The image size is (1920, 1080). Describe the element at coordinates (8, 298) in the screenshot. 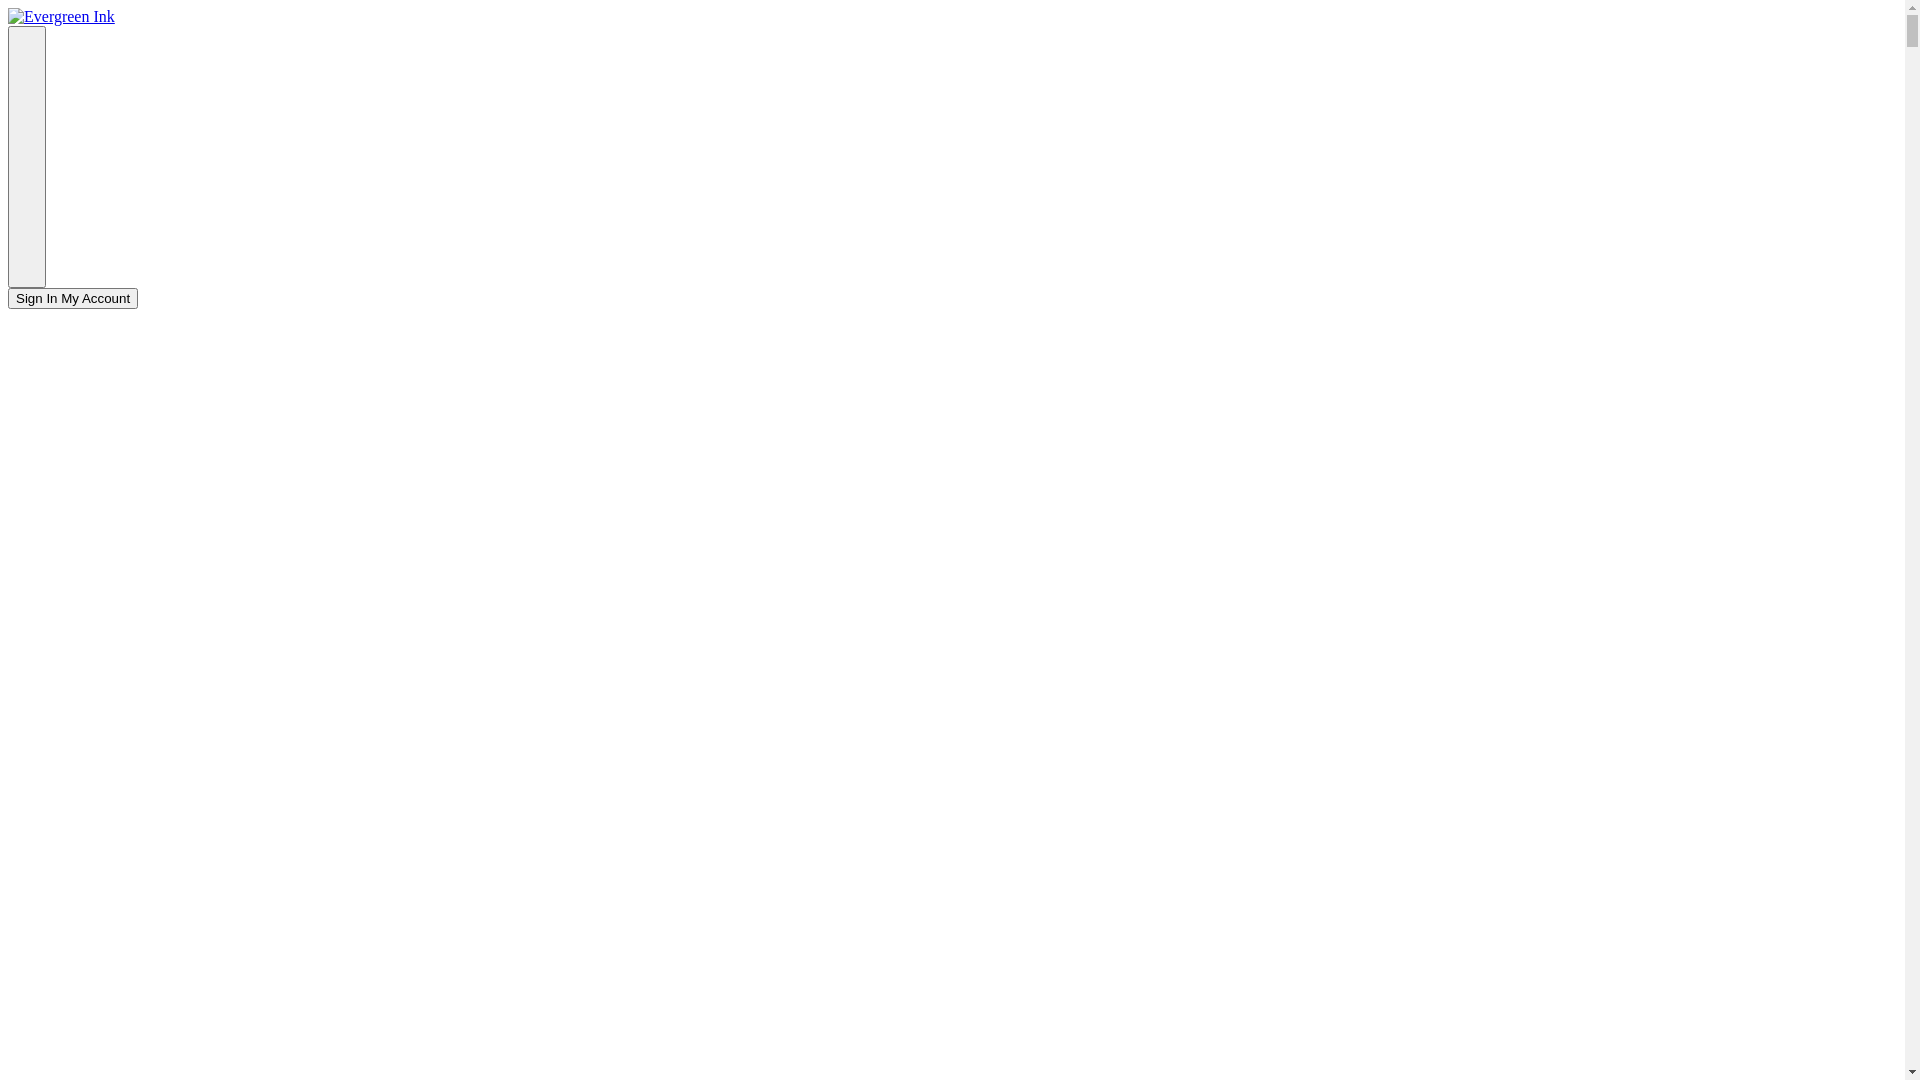

I see `'Sign In My Account'` at that location.